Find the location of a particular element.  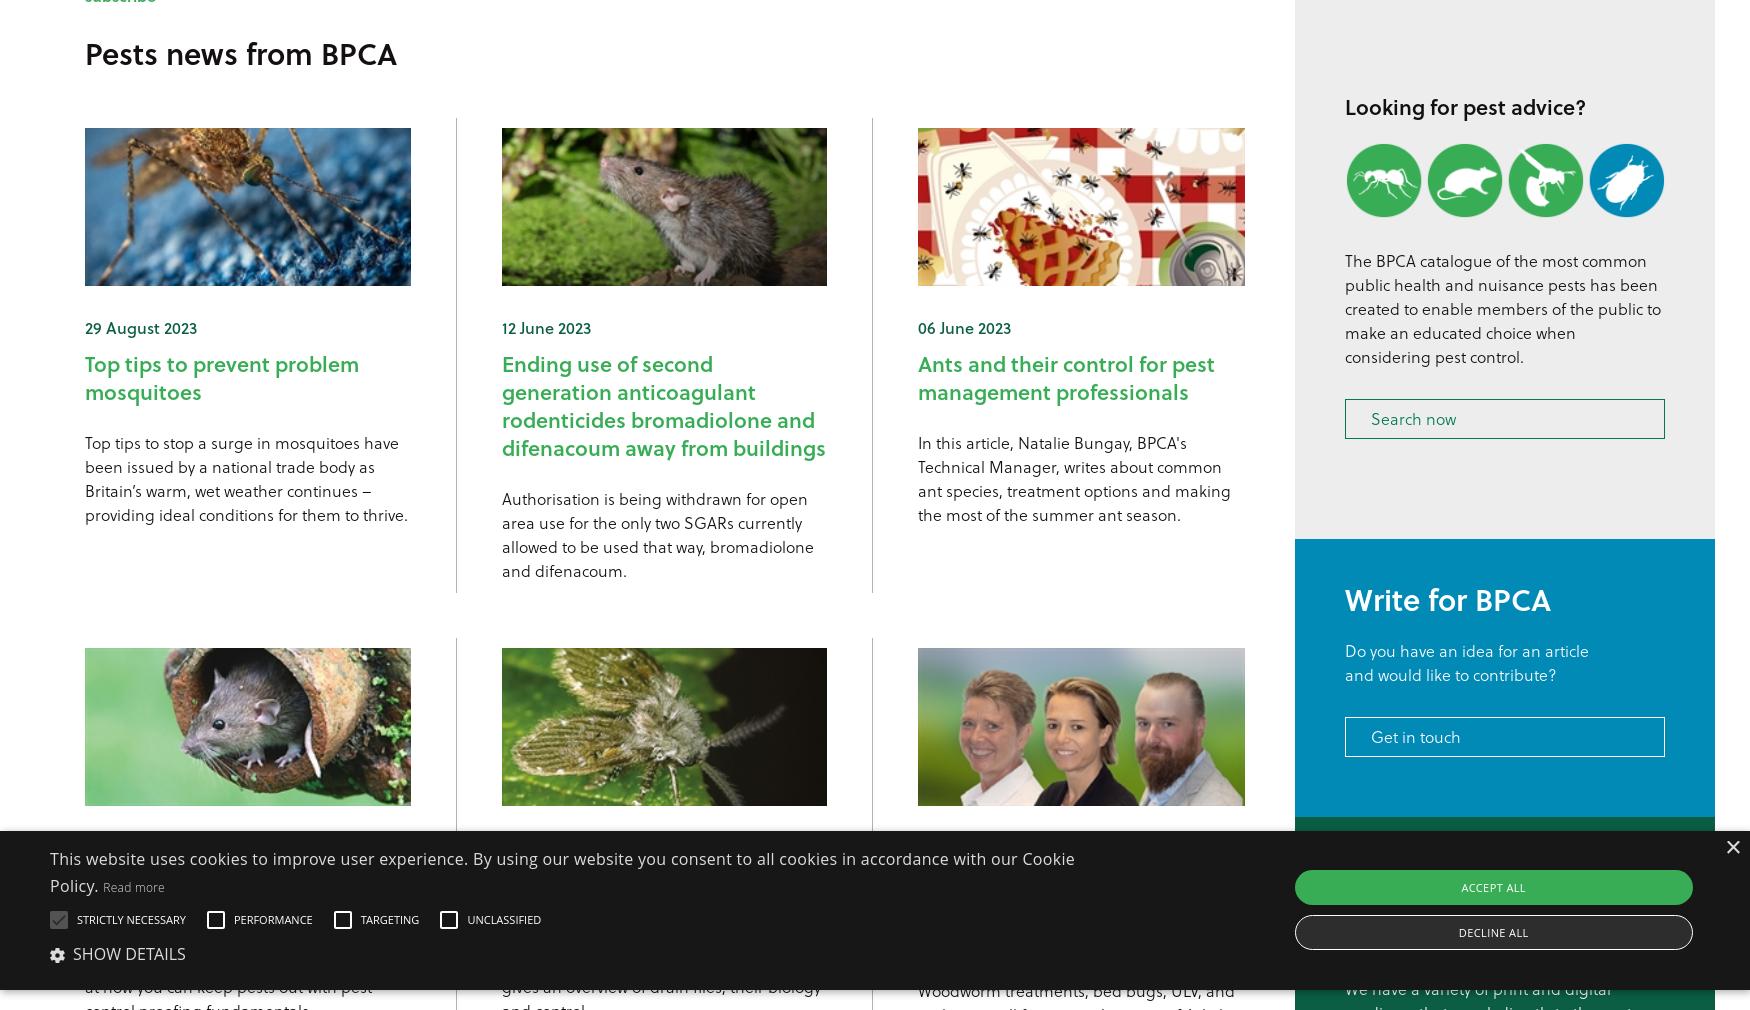

'This website uses cookies to improve user experience. By using our website you consent to all cookies in accordance with our Cookie Policy.' is located at coordinates (561, 871).